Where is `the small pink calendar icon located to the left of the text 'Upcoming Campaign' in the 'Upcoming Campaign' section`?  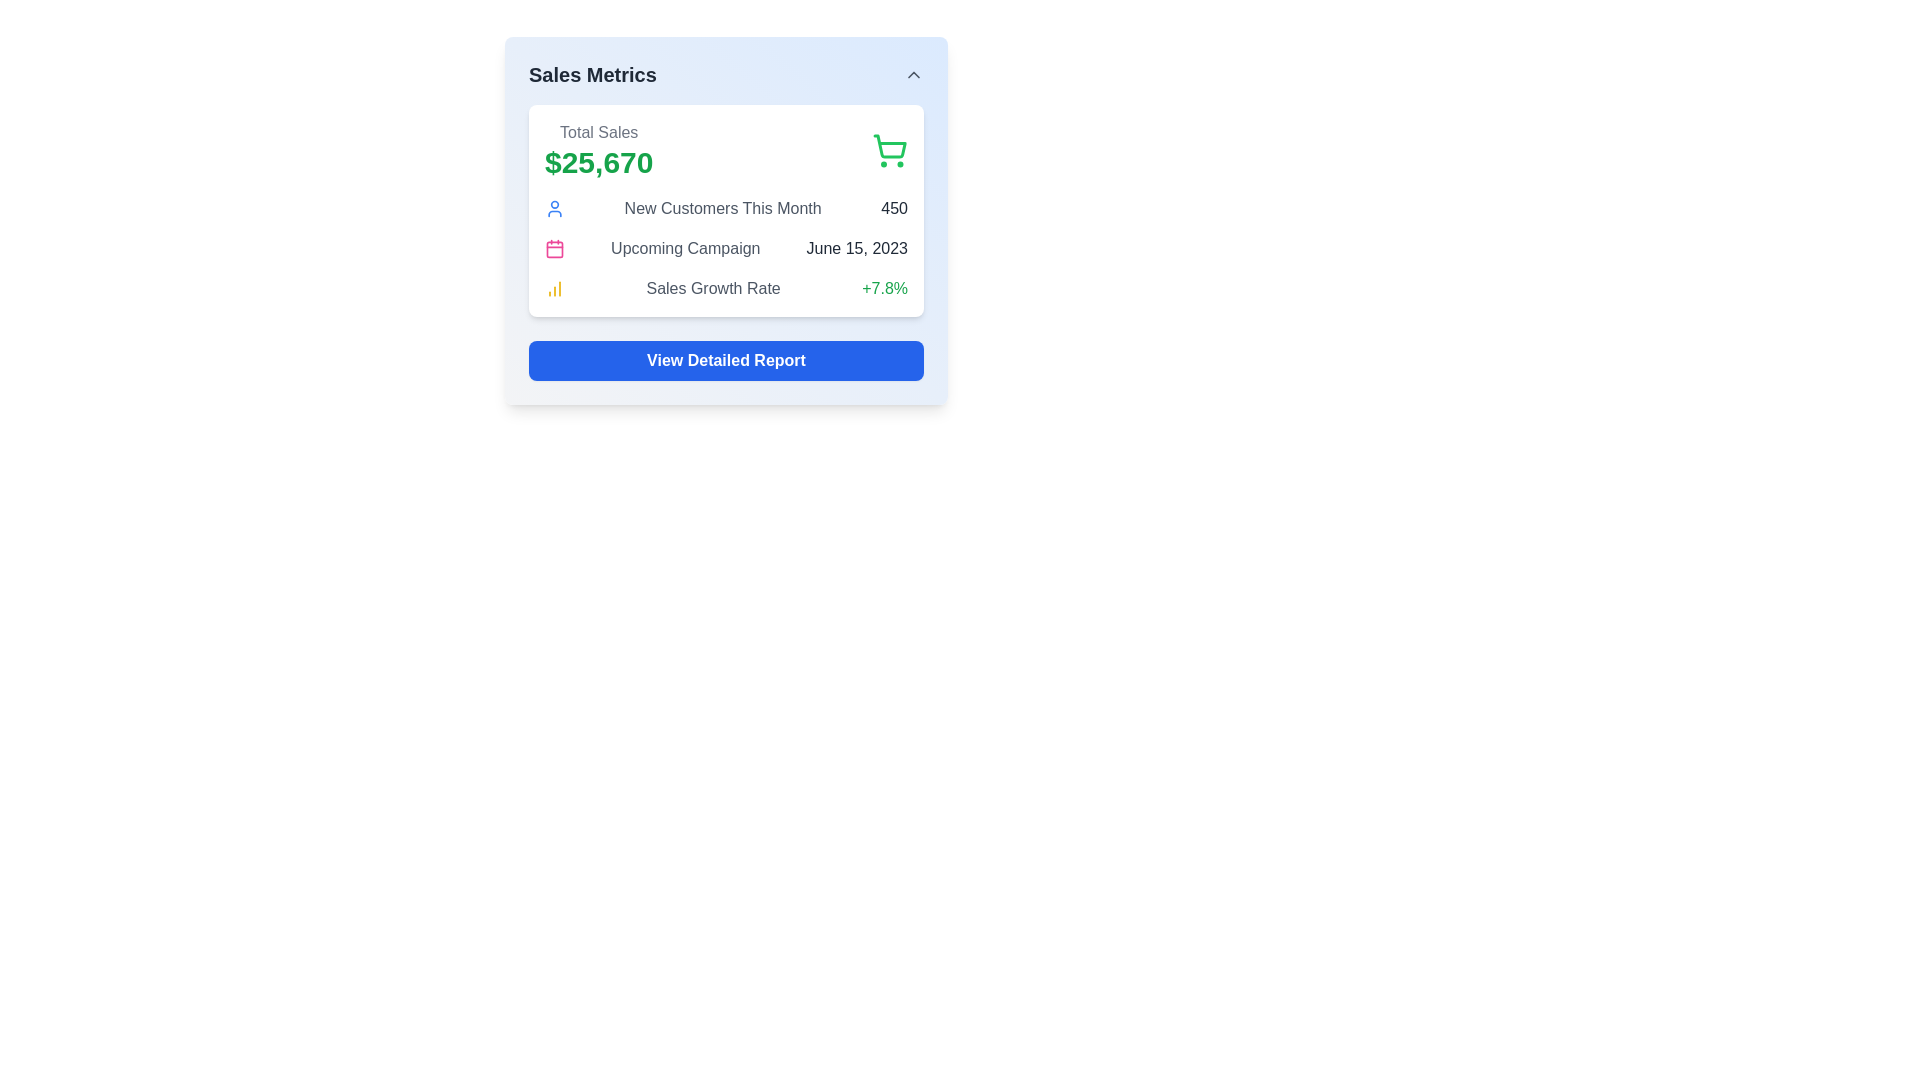 the small pink calendar icon located to the left of the text 'Upcoming Campaign' in the 'Upcoming Campaign' section is located at coordinates (555, 248).